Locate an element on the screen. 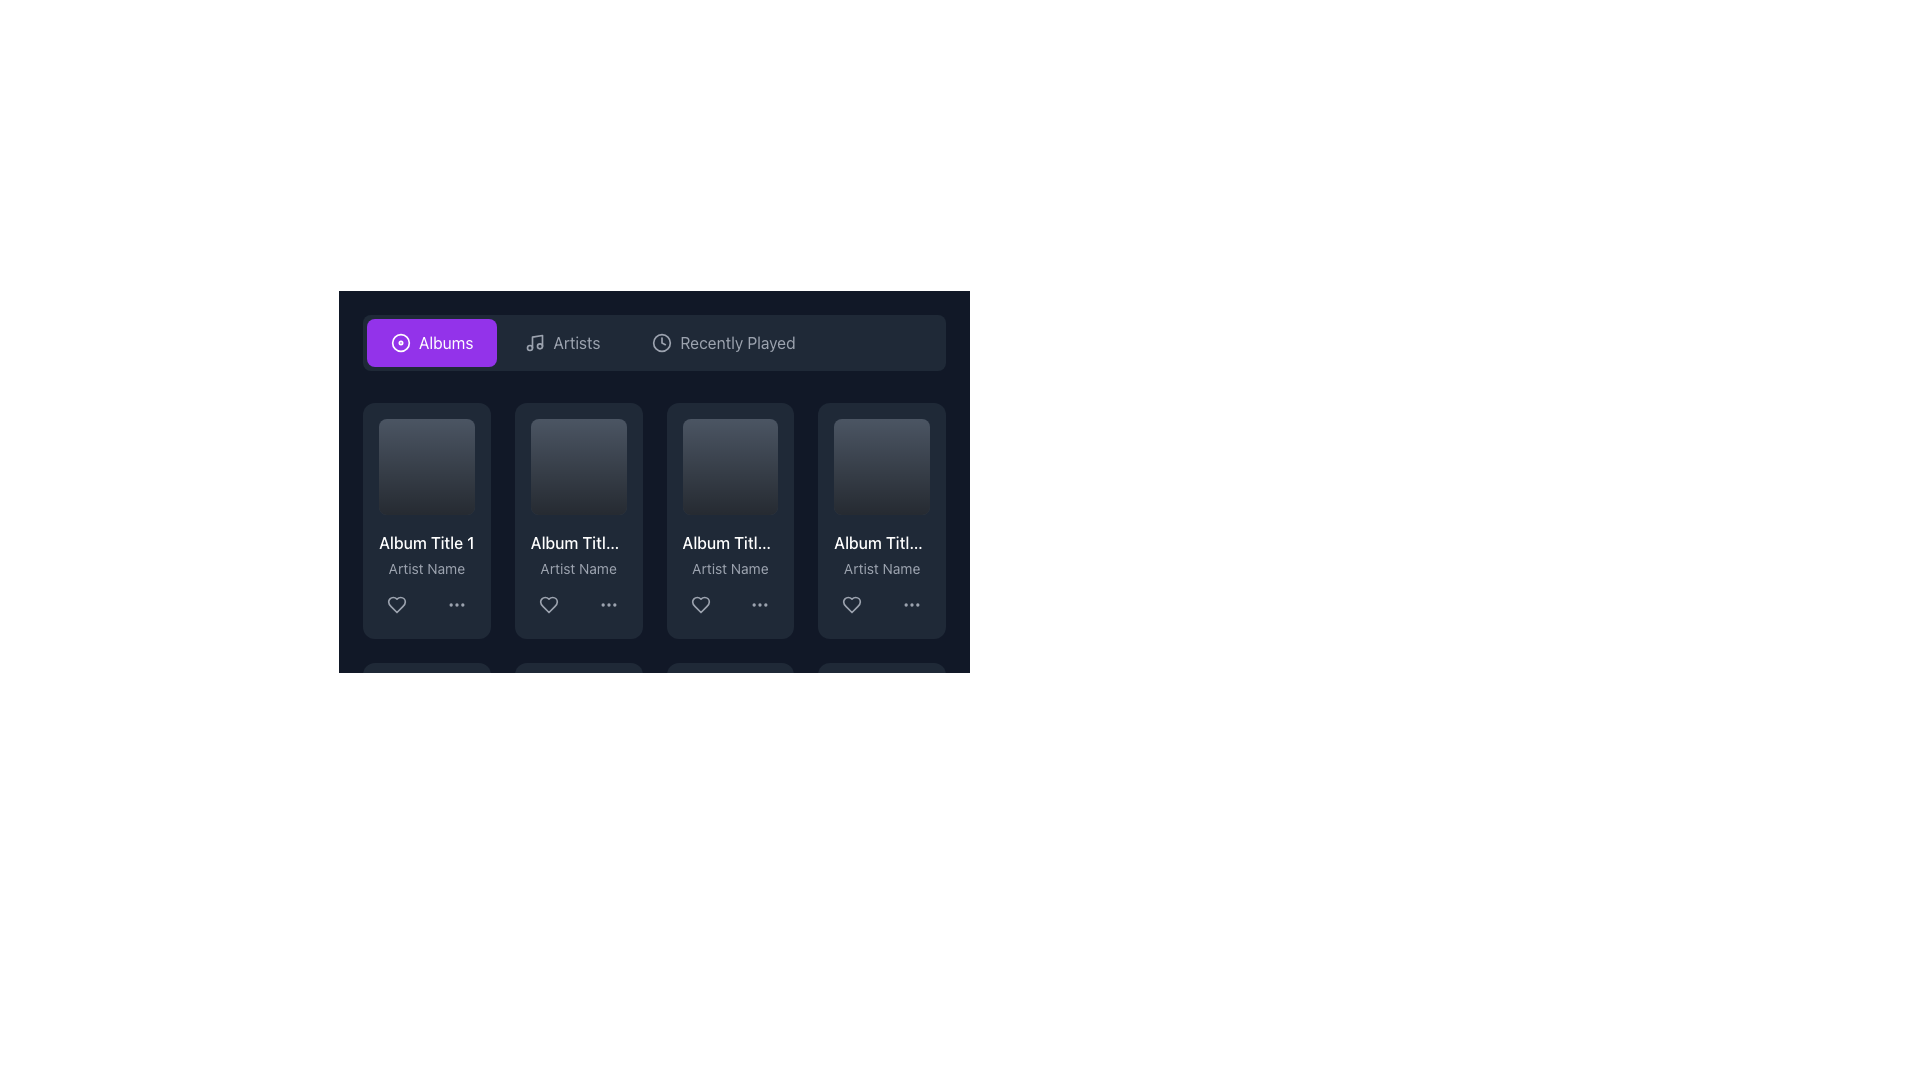 The height and width of the screenshot is (1080, 1920). the static text label displaying 'Artist Name' located beneath the title 'Album Title 3' in the third album card is located at coordinates (729, 568).